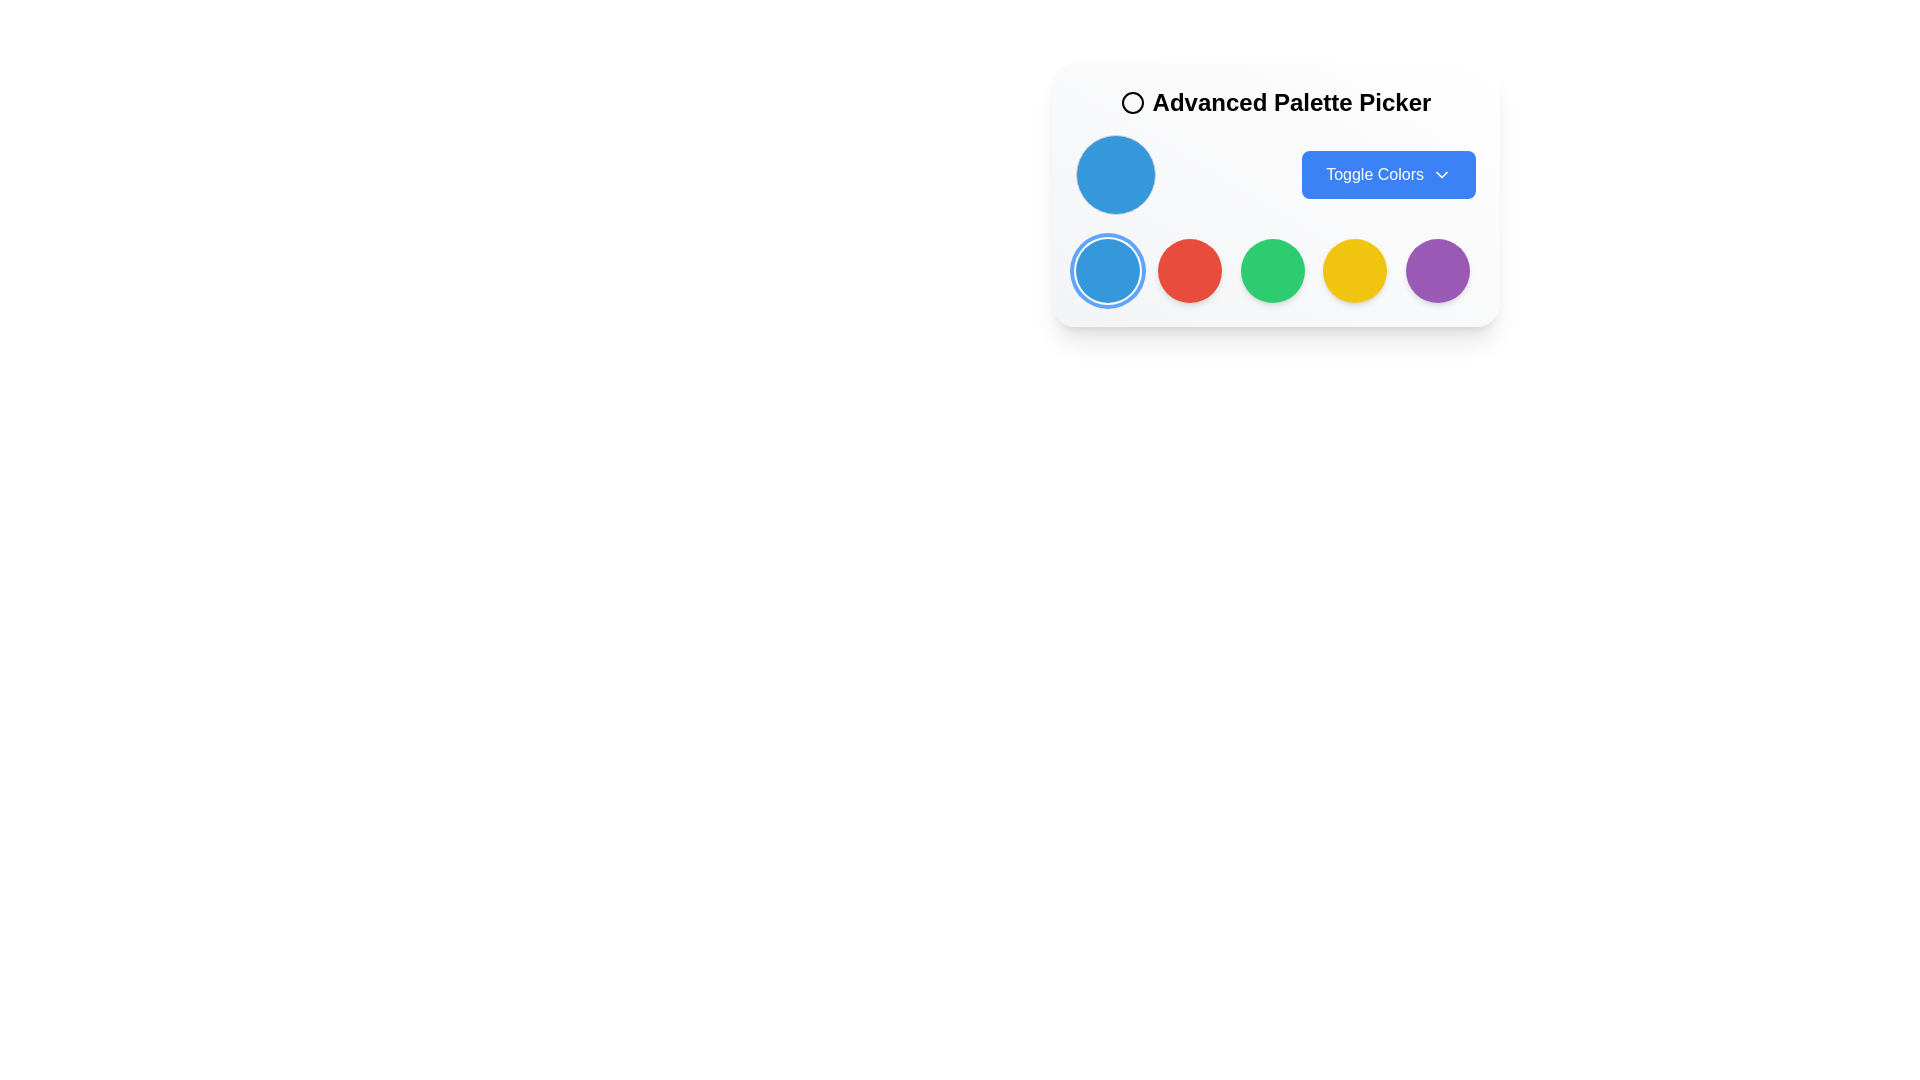  What do you see at coordinates (1388, 173) in the screenshot?
I see `the 'Toggle Colors' button which is a rectangular button with white text on a blue background, located near the top right of the advanced palette picker interface` at bounding box center [1388, 173].